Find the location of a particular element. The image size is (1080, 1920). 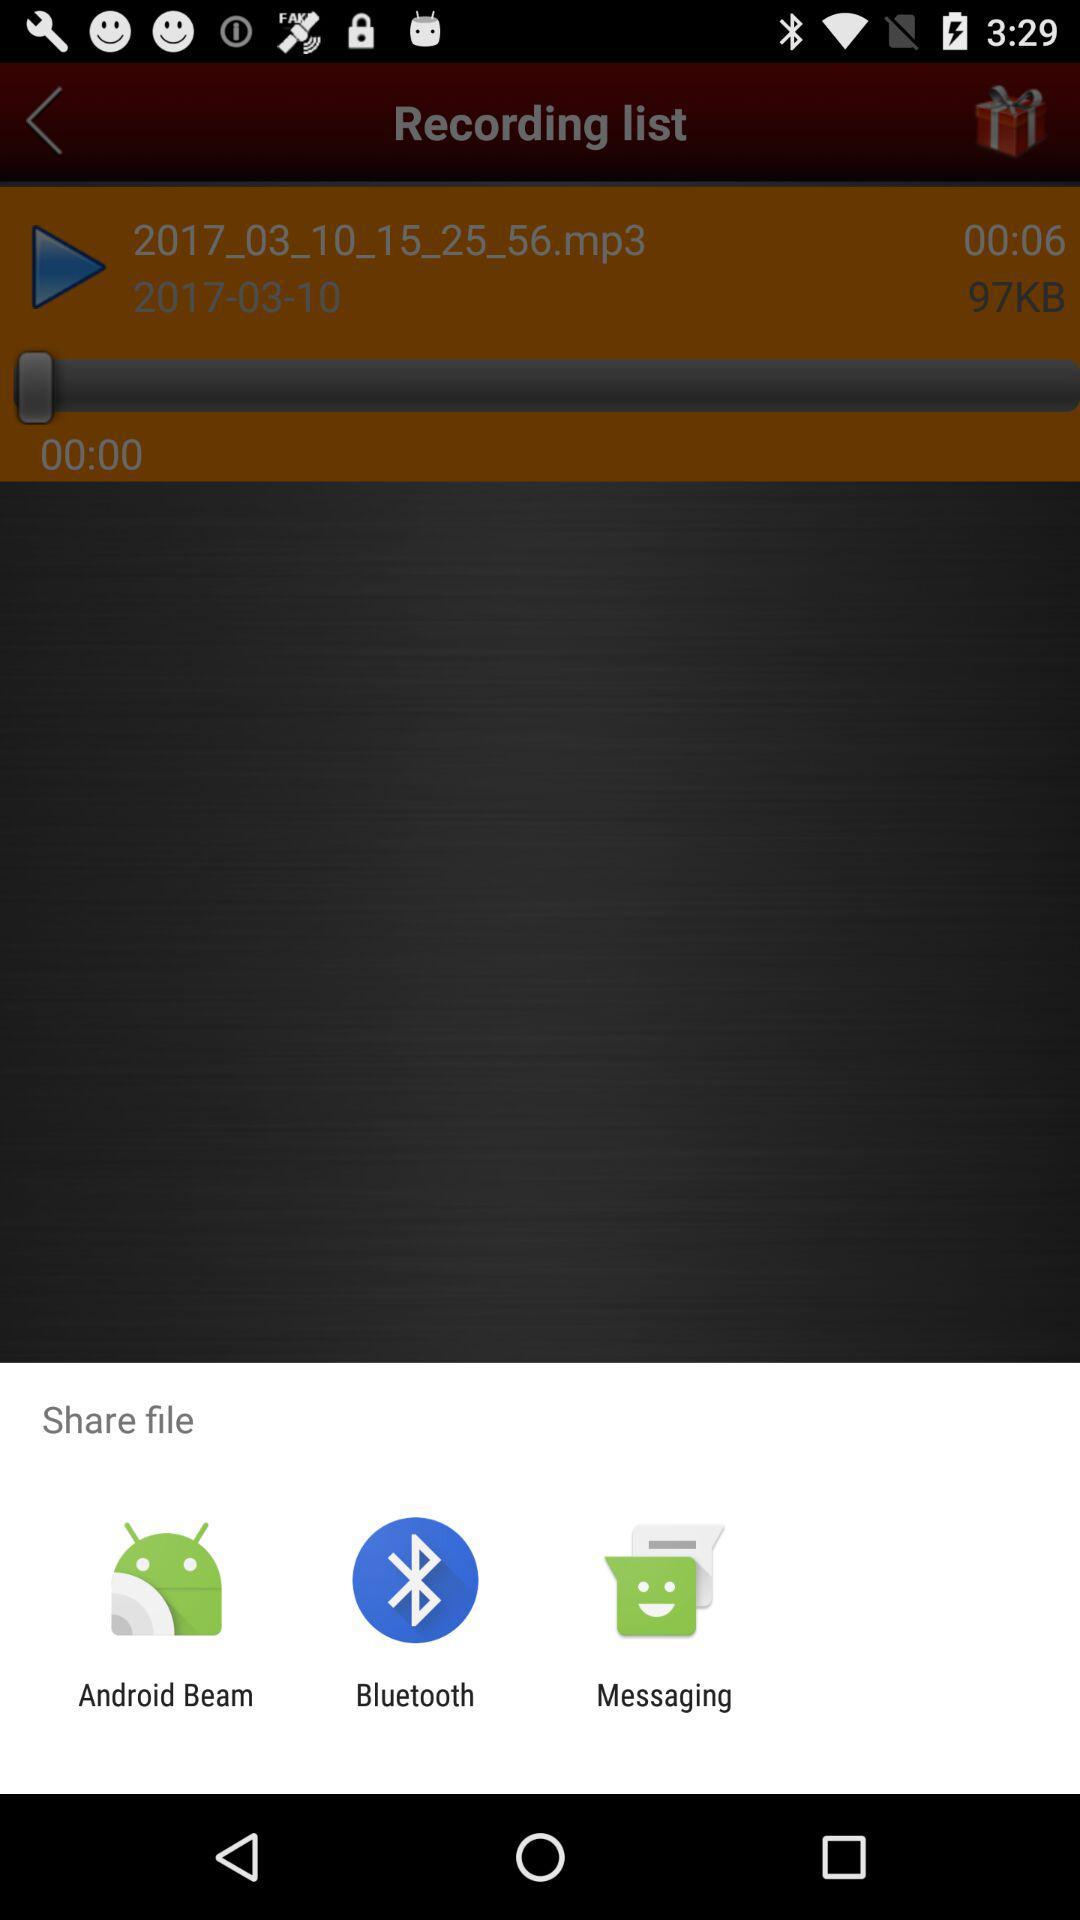

the bluetooth icon is located at coordinates (414, 1711).